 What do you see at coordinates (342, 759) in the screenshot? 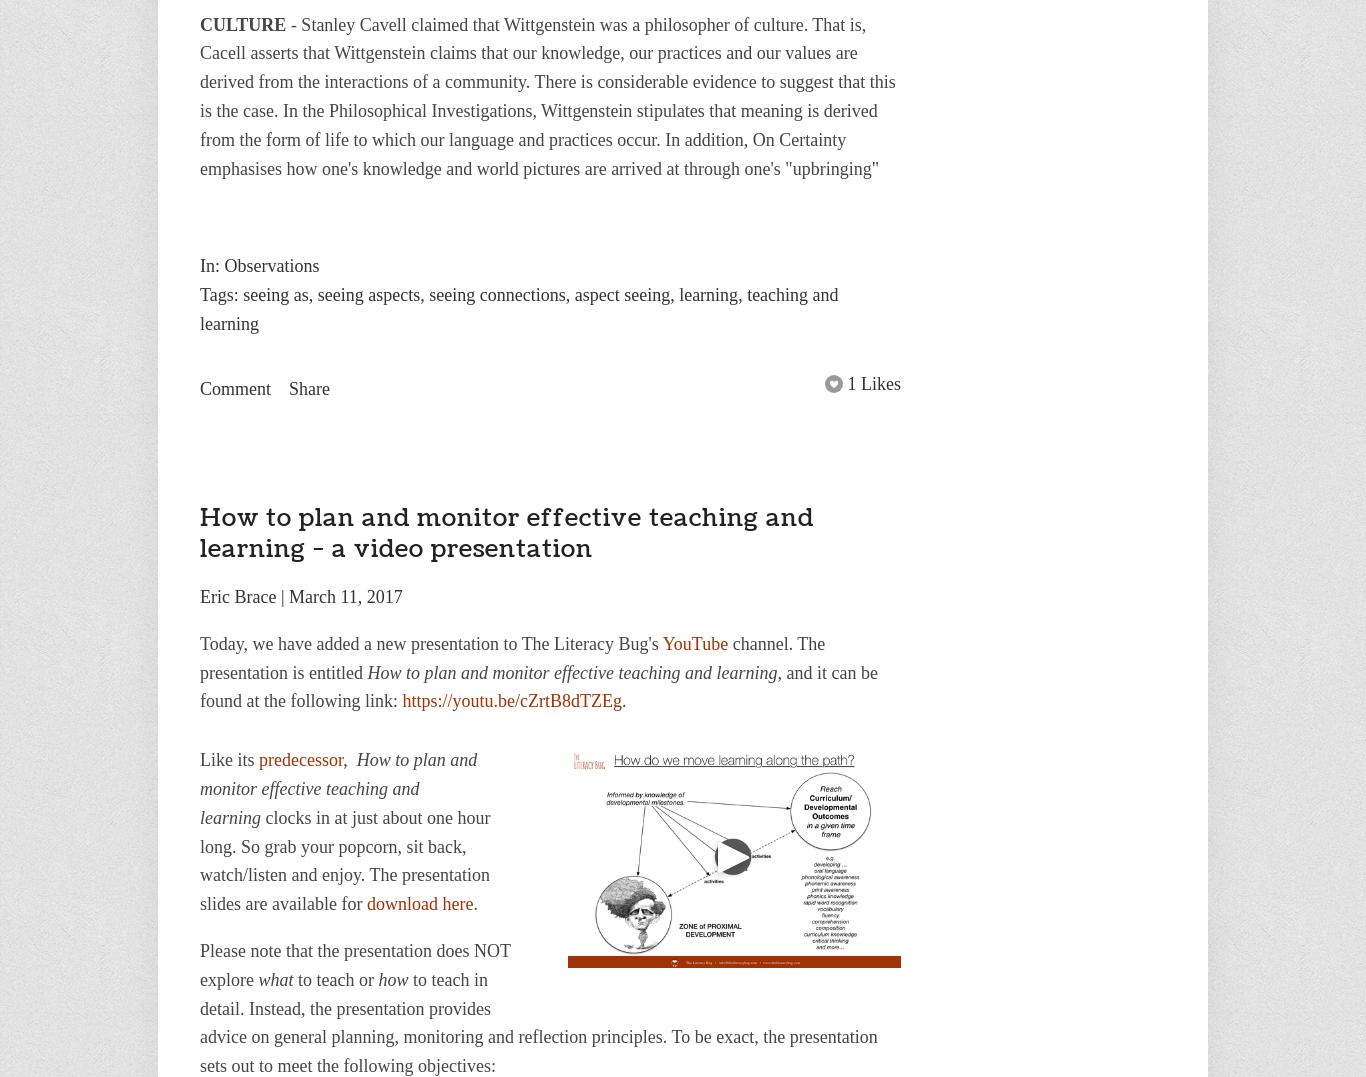
I see `','` at bounding box center [342, 759].